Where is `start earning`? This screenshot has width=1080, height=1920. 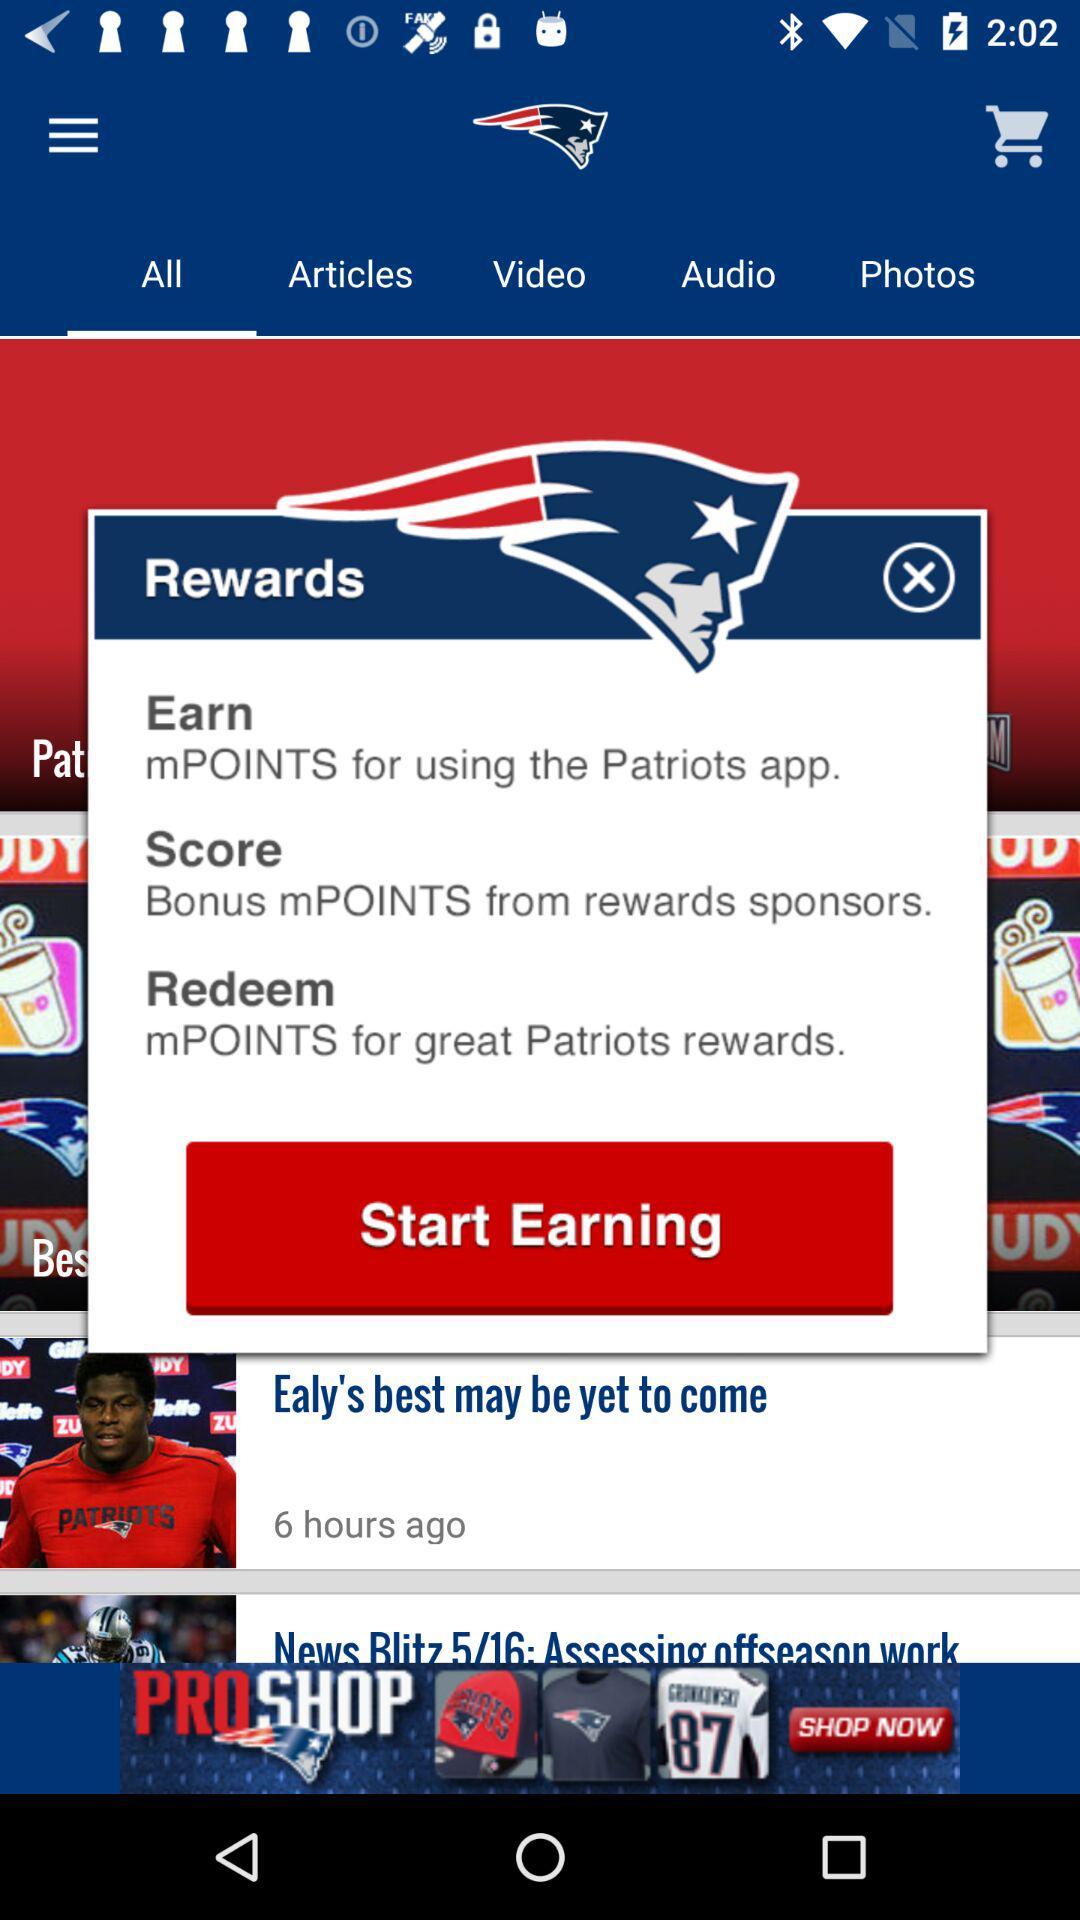
start earning is located at coordinates (538, 1227).